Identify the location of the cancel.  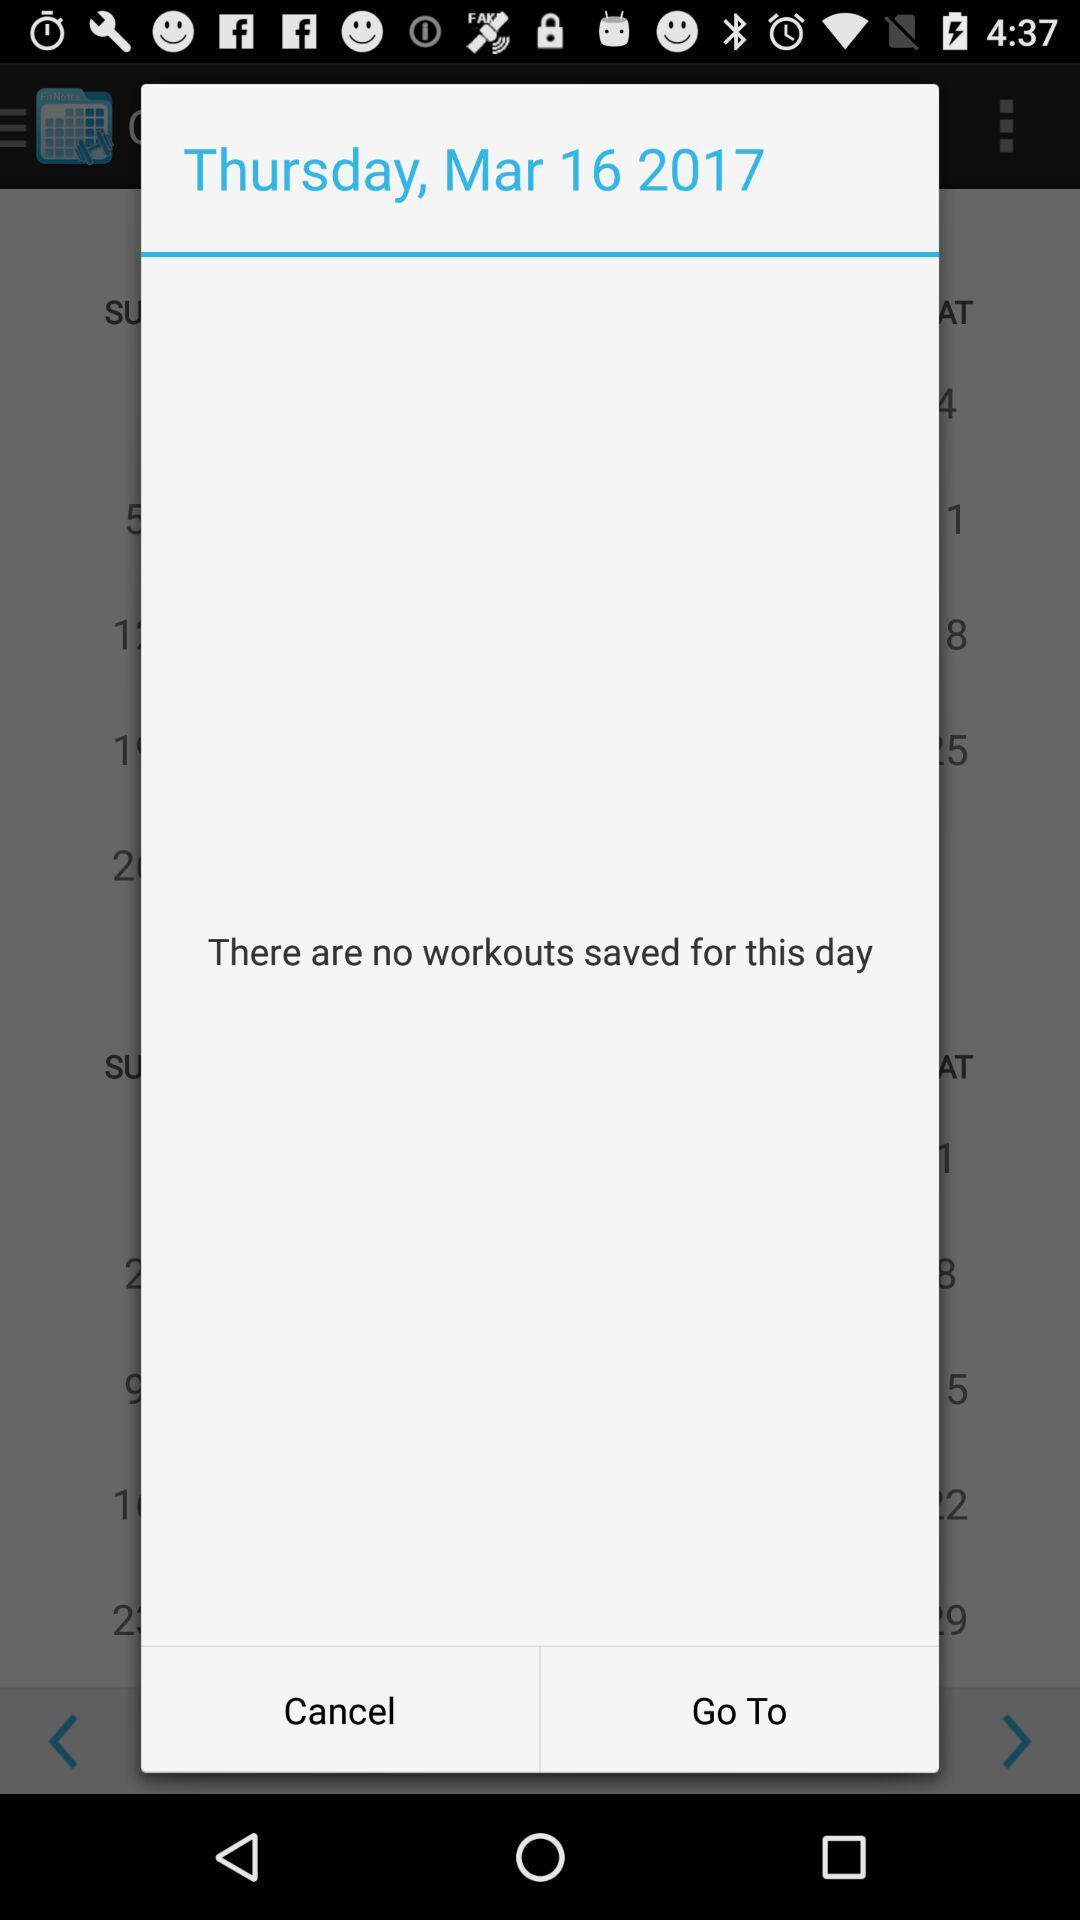
(339, 1708).